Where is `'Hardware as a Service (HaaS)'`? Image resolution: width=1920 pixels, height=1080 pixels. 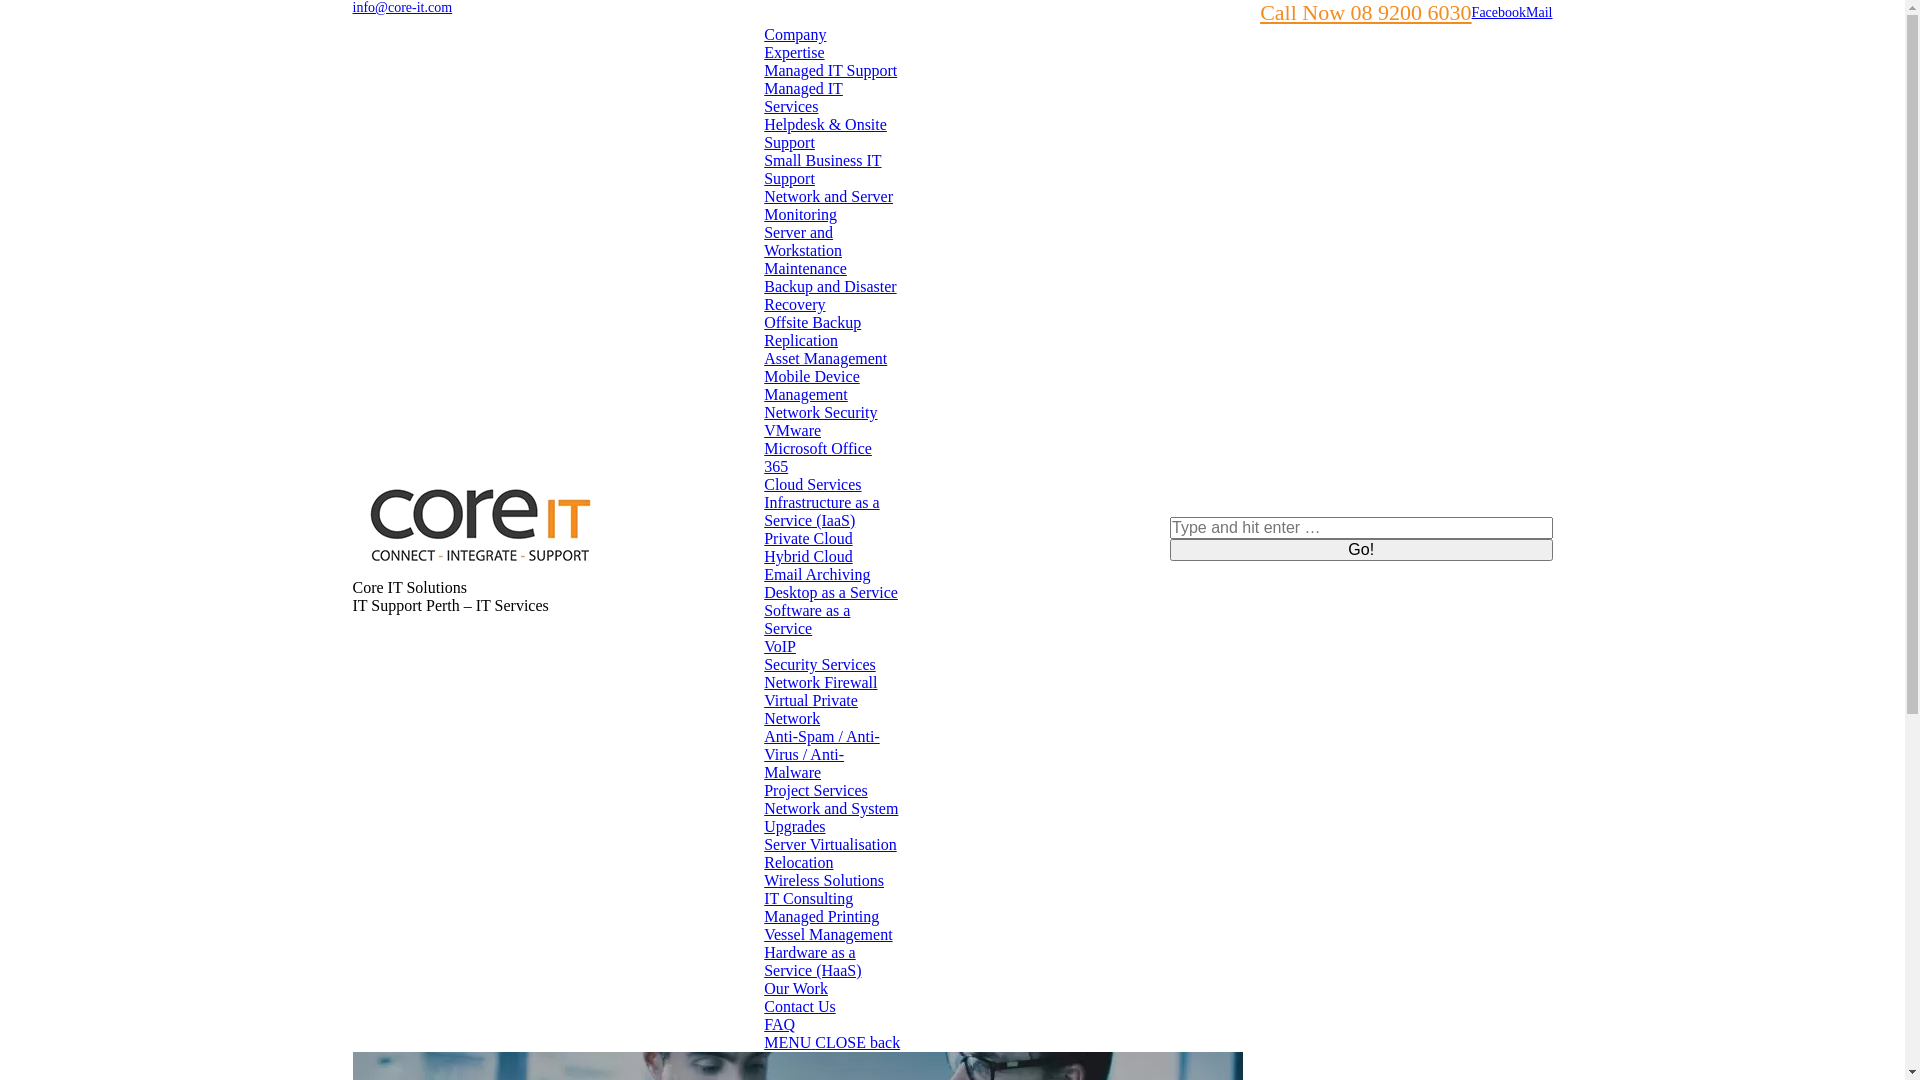
'Hardware as a Service (HaaS)' is located at coordinates (762, 960).